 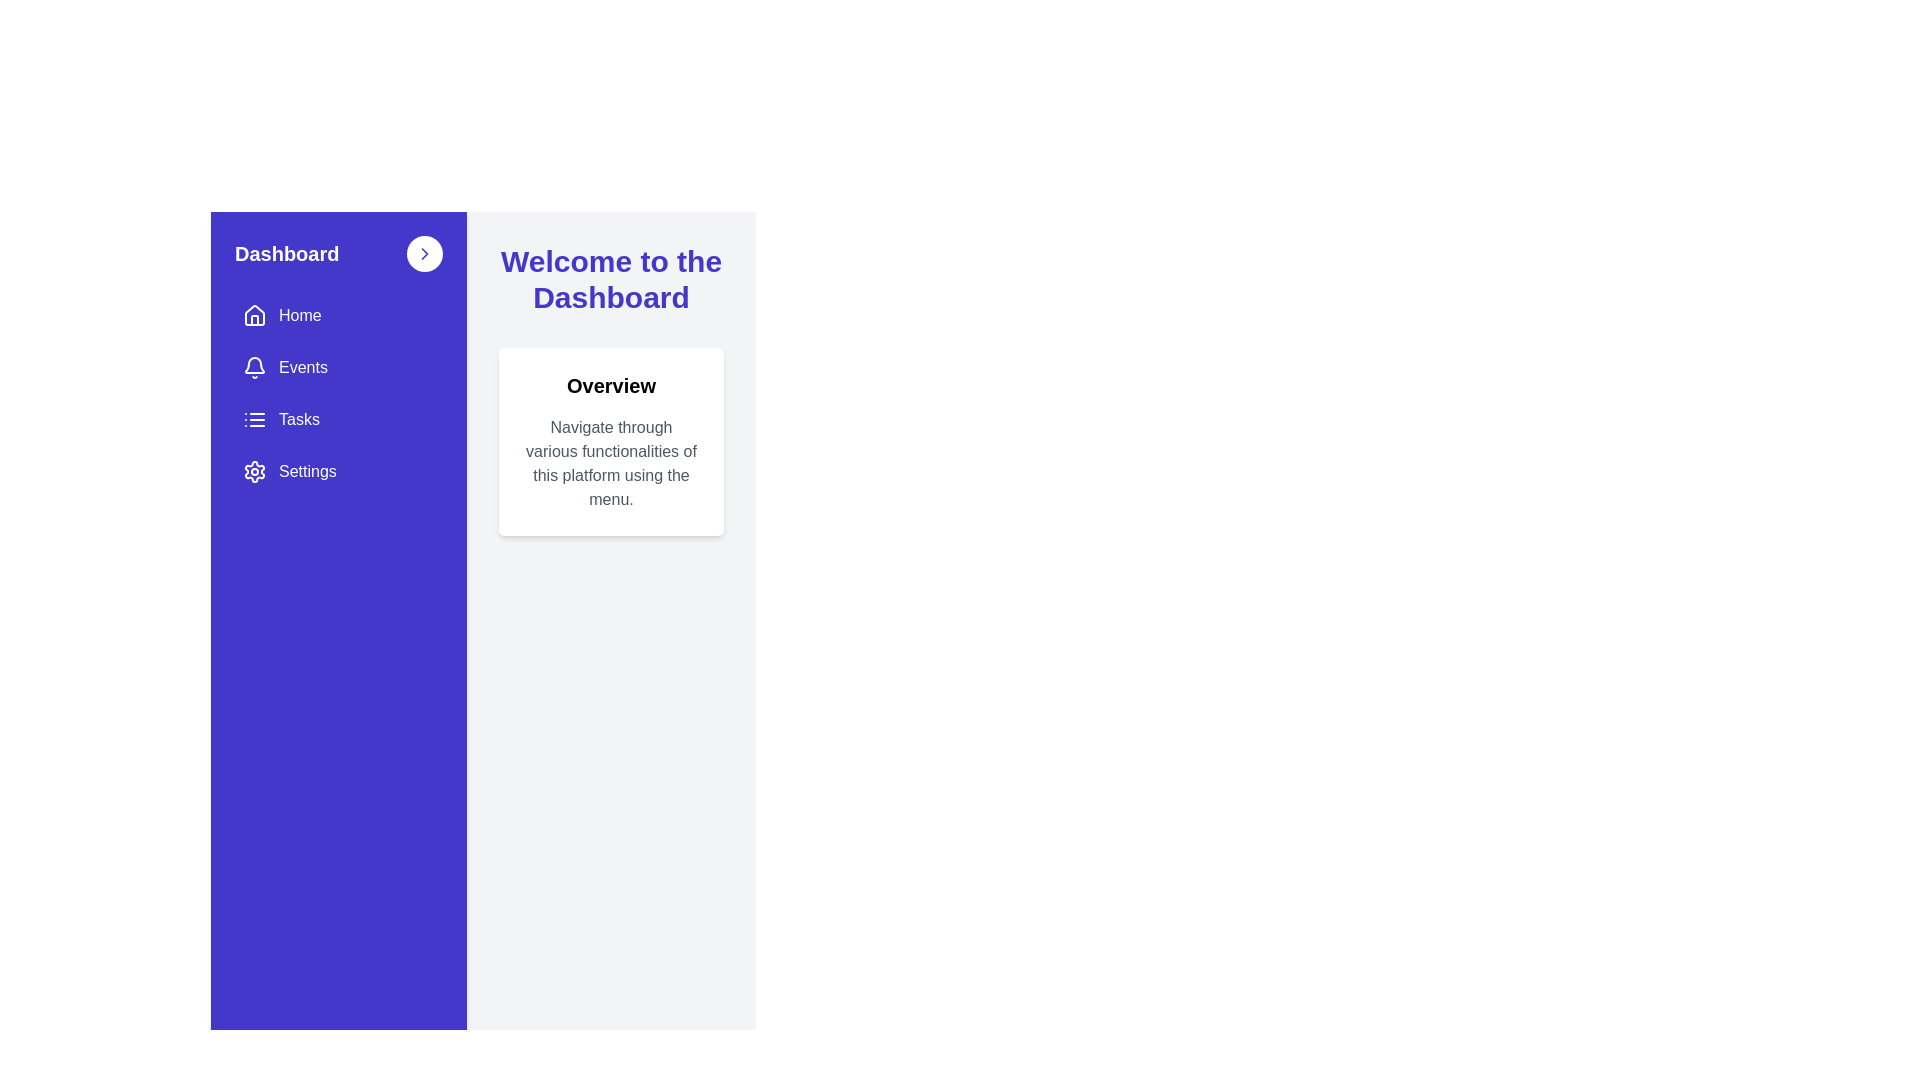 What do you see at coordinates (339, 367) in the screenshot?
I see `the second item in the vertical menu list inside the left sidebar` at bounding box center [339, 367].